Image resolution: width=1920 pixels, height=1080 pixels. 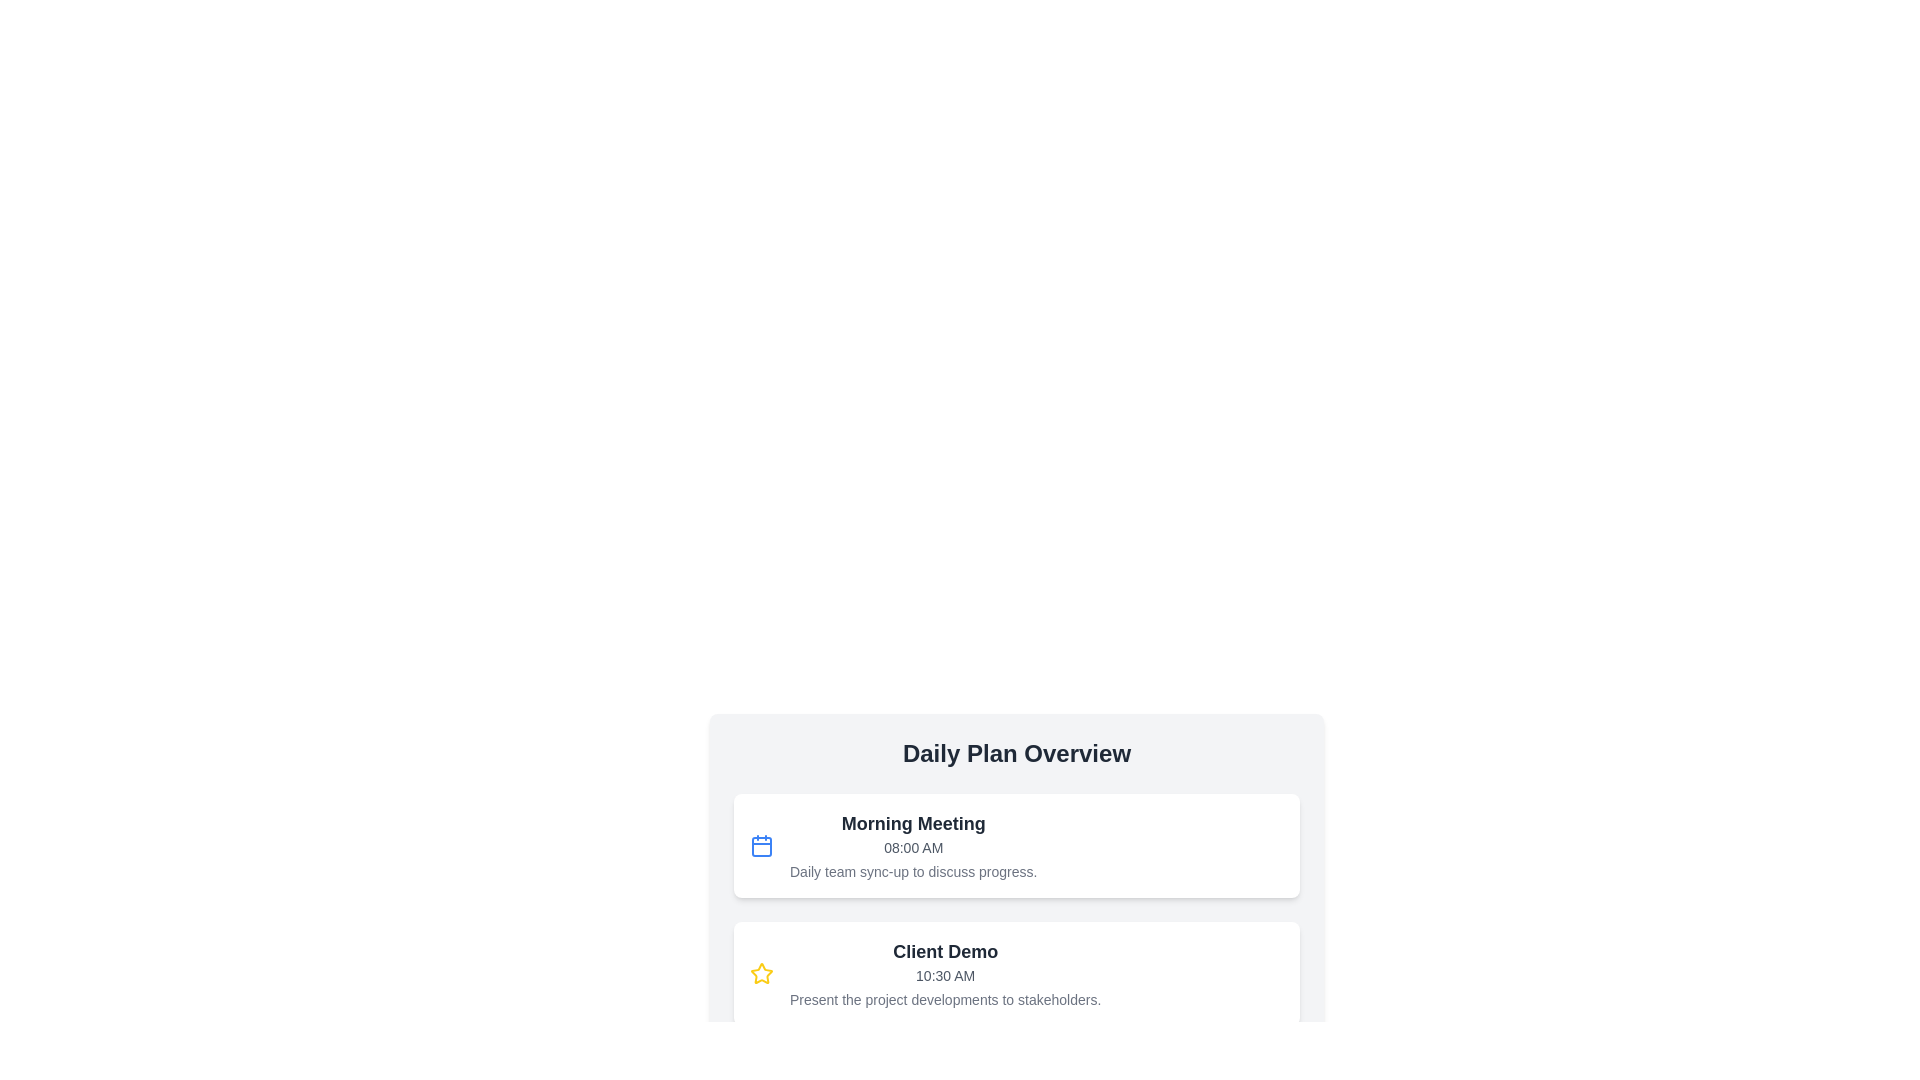 What do you see at coordinates (761, 972) in the screenshot?
I see `the star-shaped icon to highlight or favorite the 'Client Demo' appointment in the 'Daily Plan Overview' section` at bounding box center [761, 972].